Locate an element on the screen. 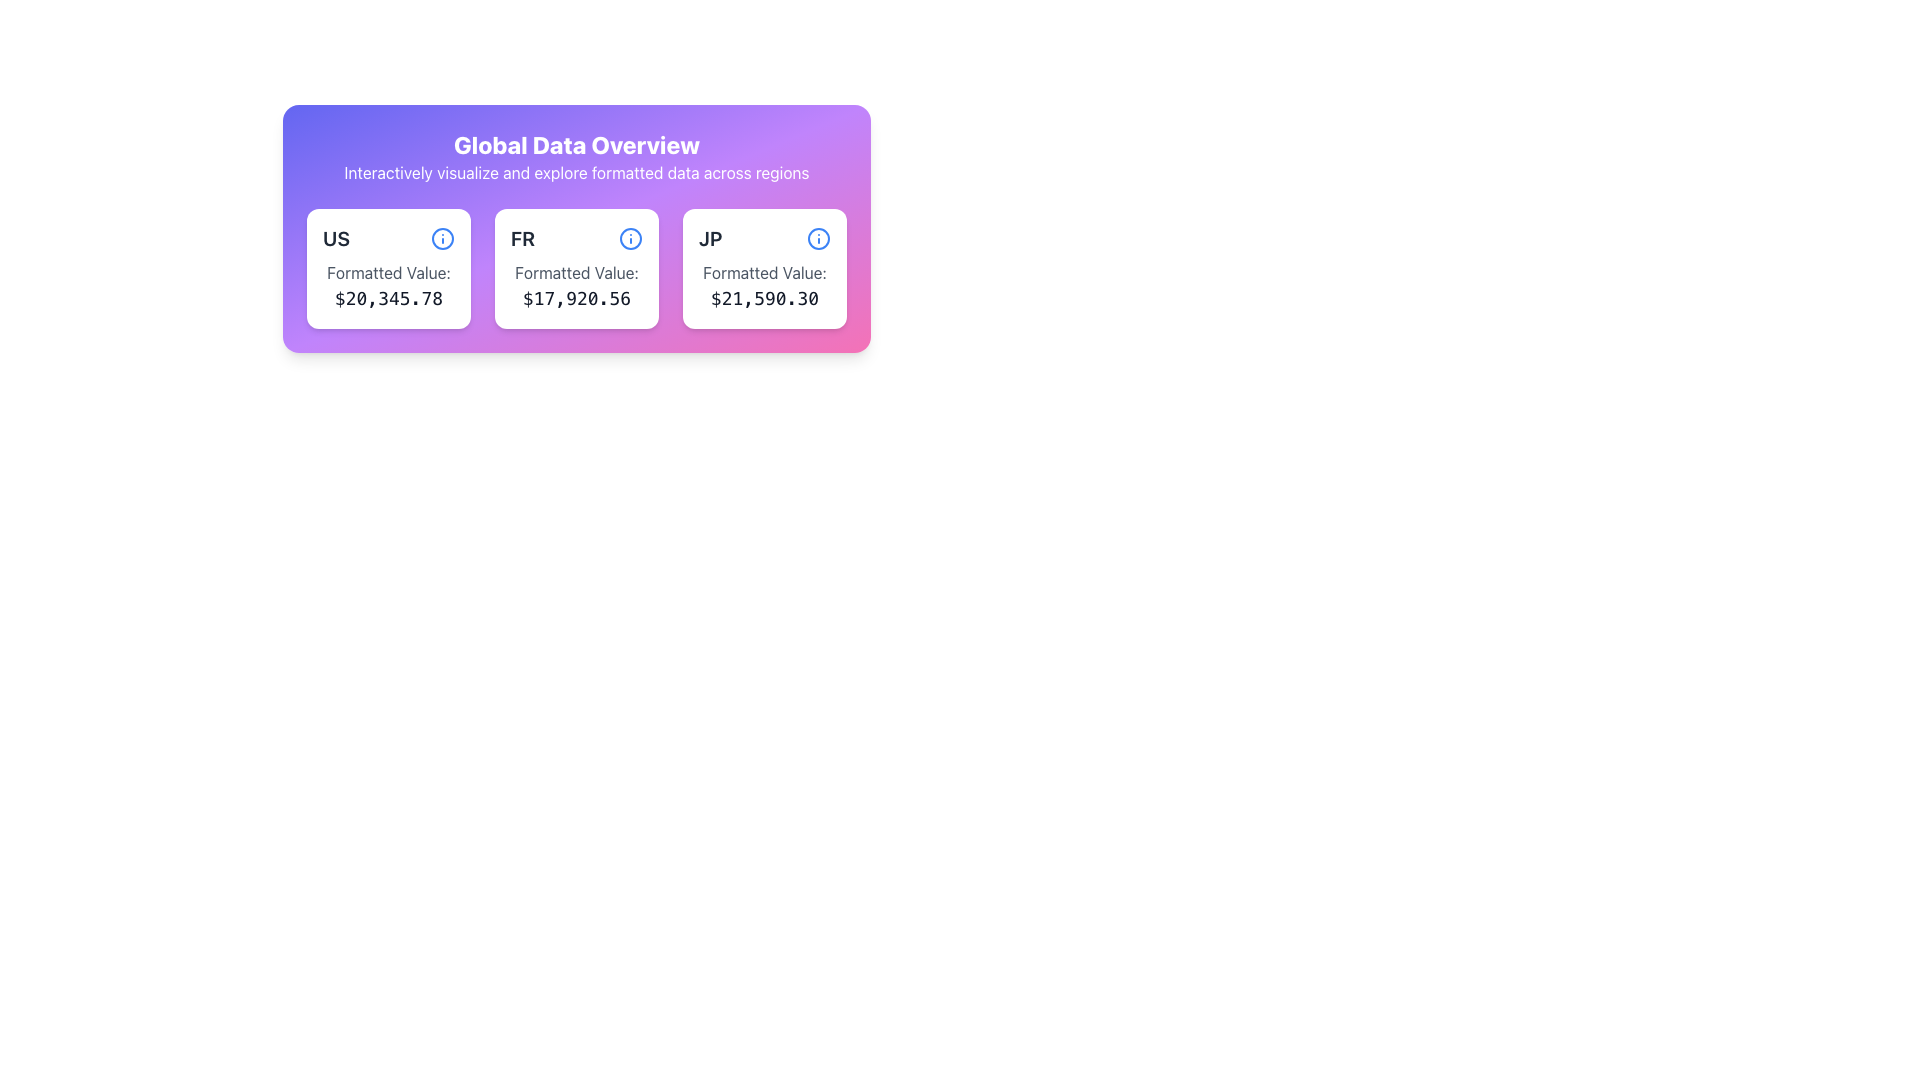 The height and width of the screenshot is (1080, 1920). the blue circular icon located above the text '$21,590.30' is located at coordinates (819, 238).